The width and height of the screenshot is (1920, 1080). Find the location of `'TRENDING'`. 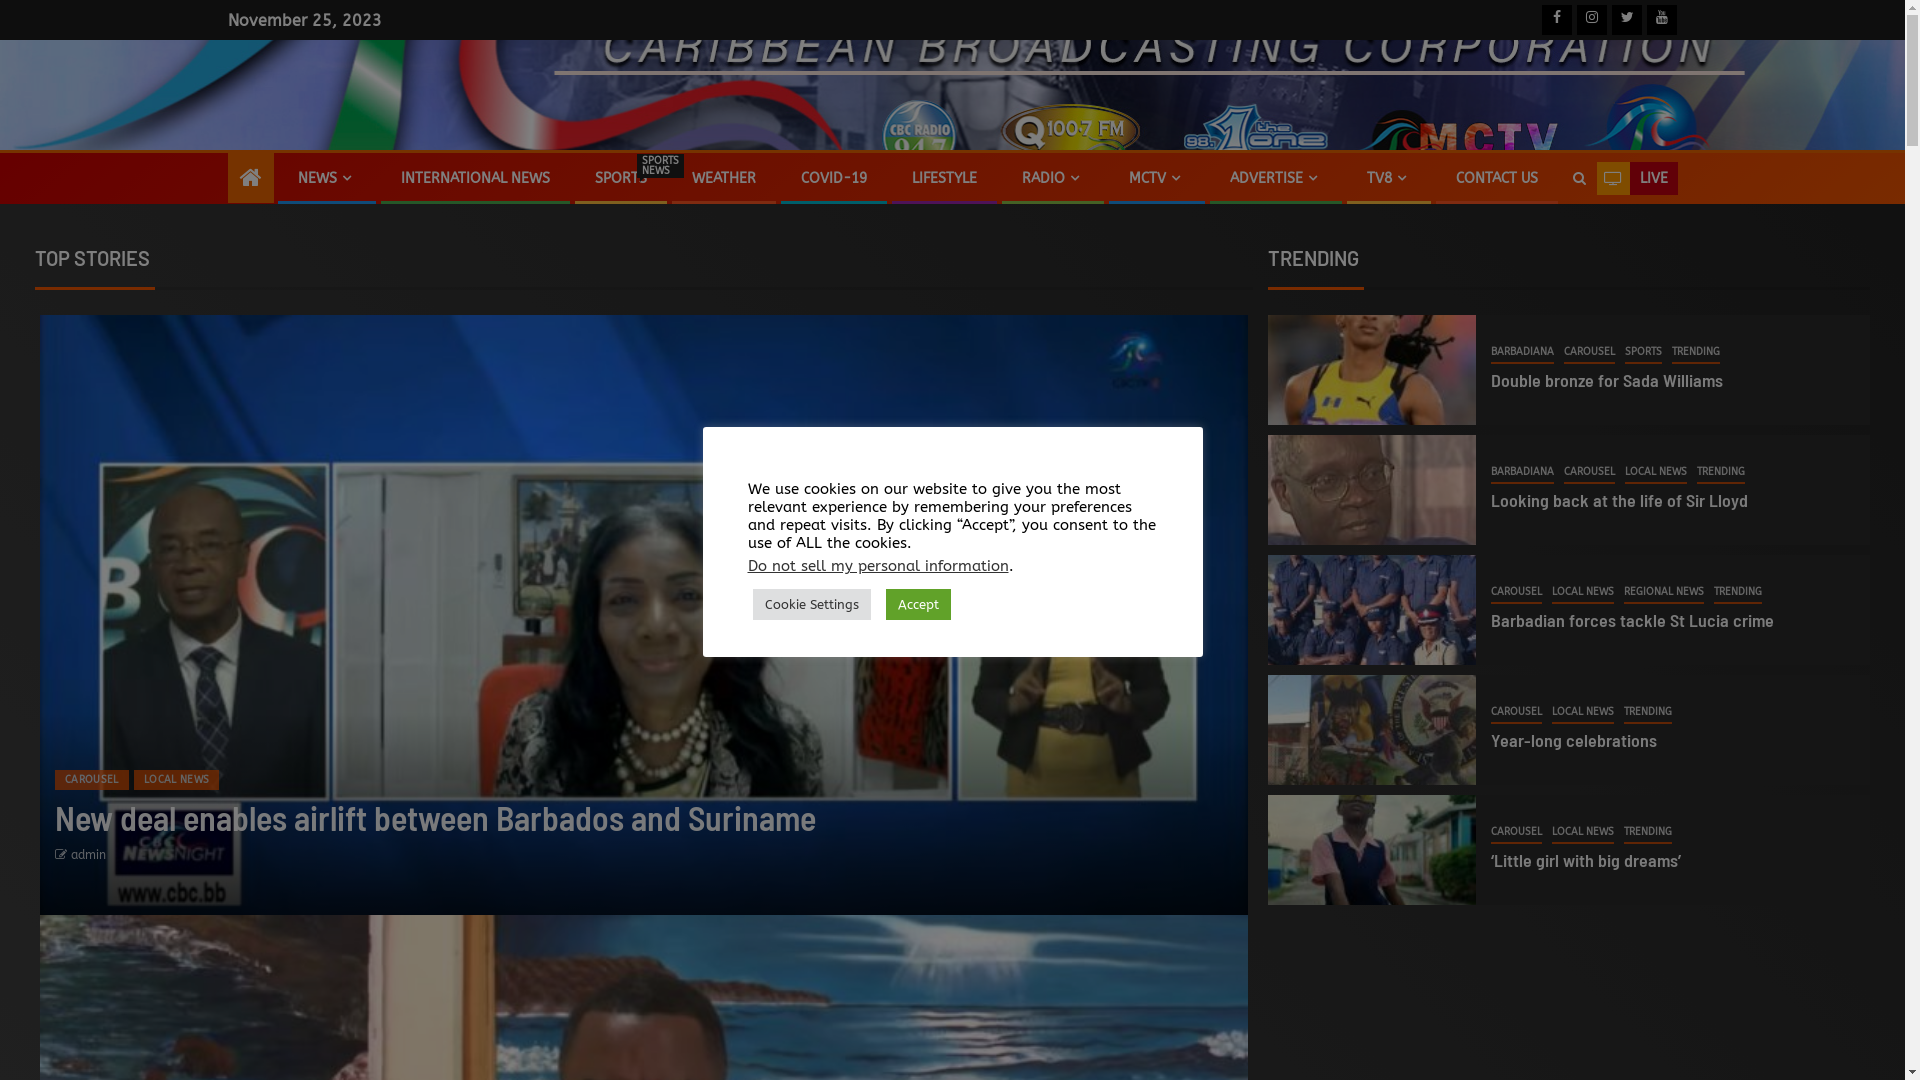

'TRENDING' is located at coordinates (1694, 352).